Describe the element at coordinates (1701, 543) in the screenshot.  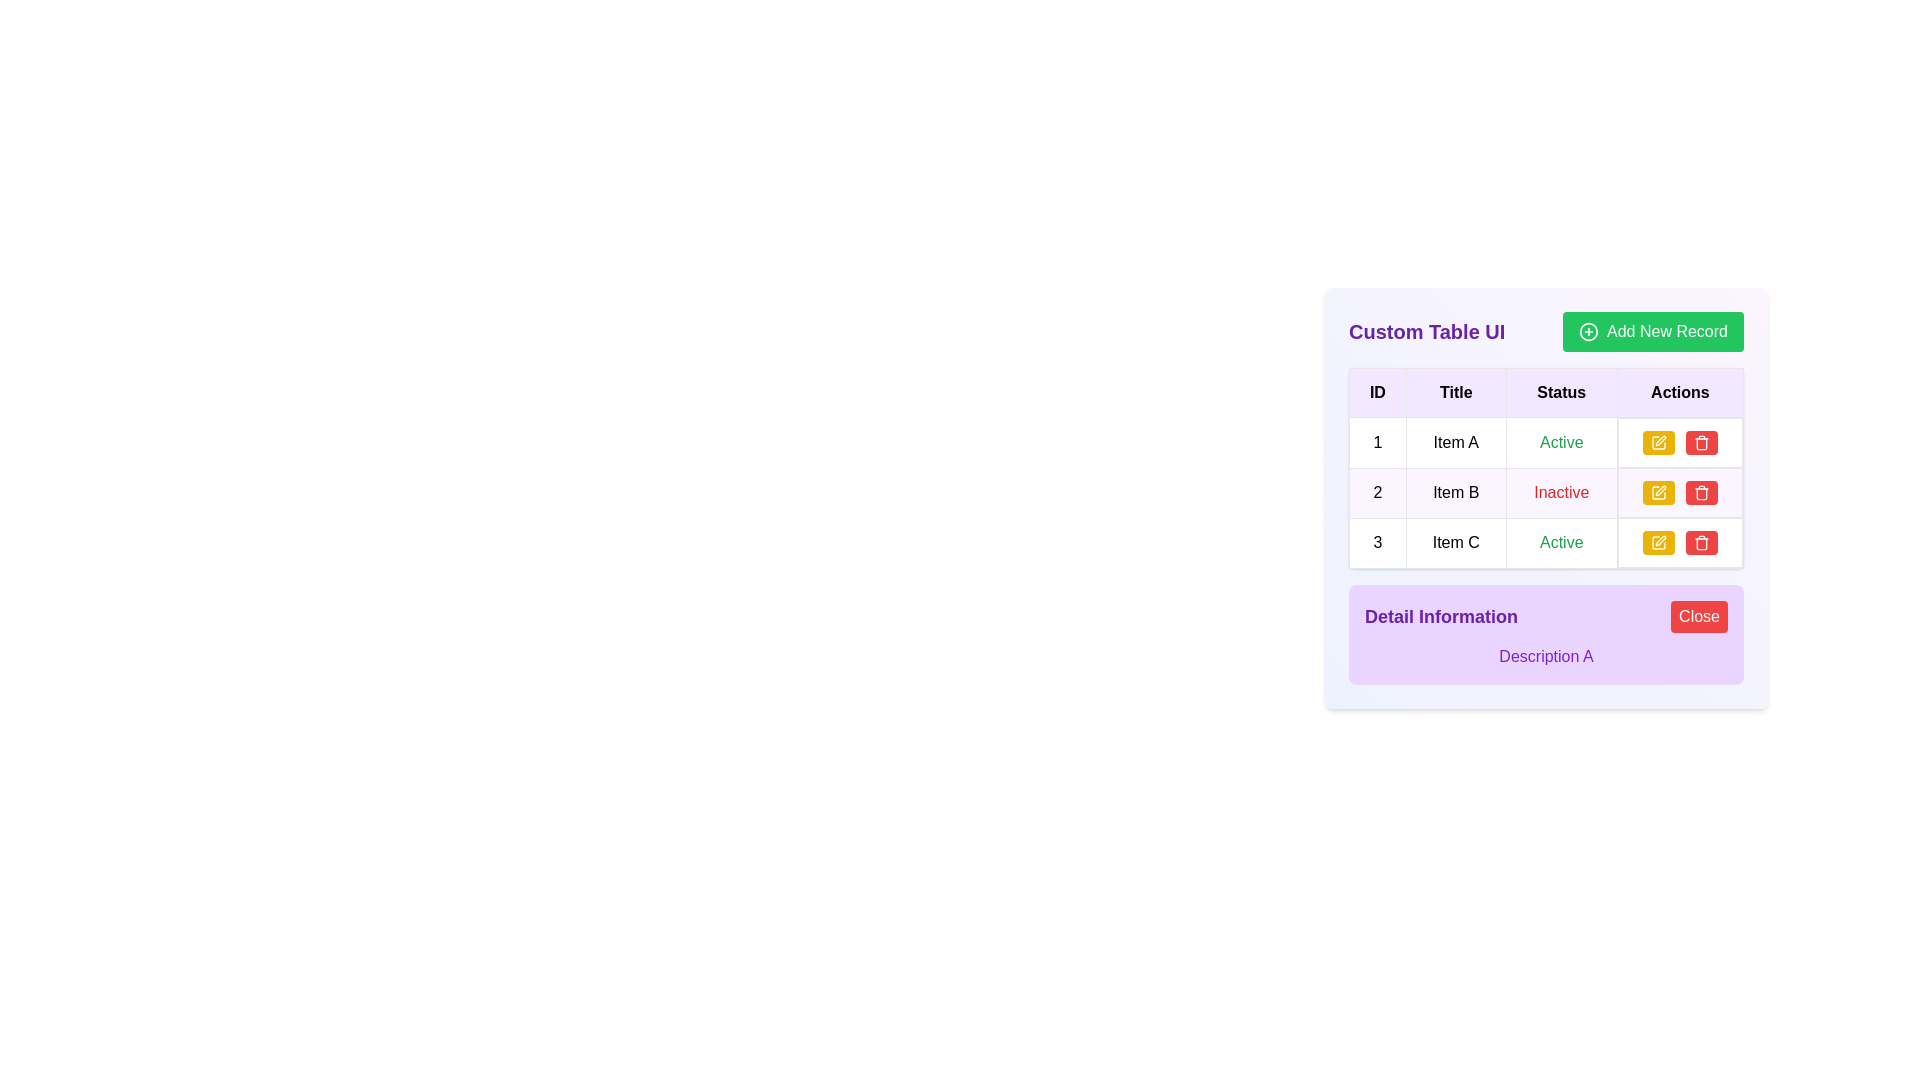
I see `the trash icon in the last column of the Actions section of the table row for 'Item C' to initiate a delete action` at that location.